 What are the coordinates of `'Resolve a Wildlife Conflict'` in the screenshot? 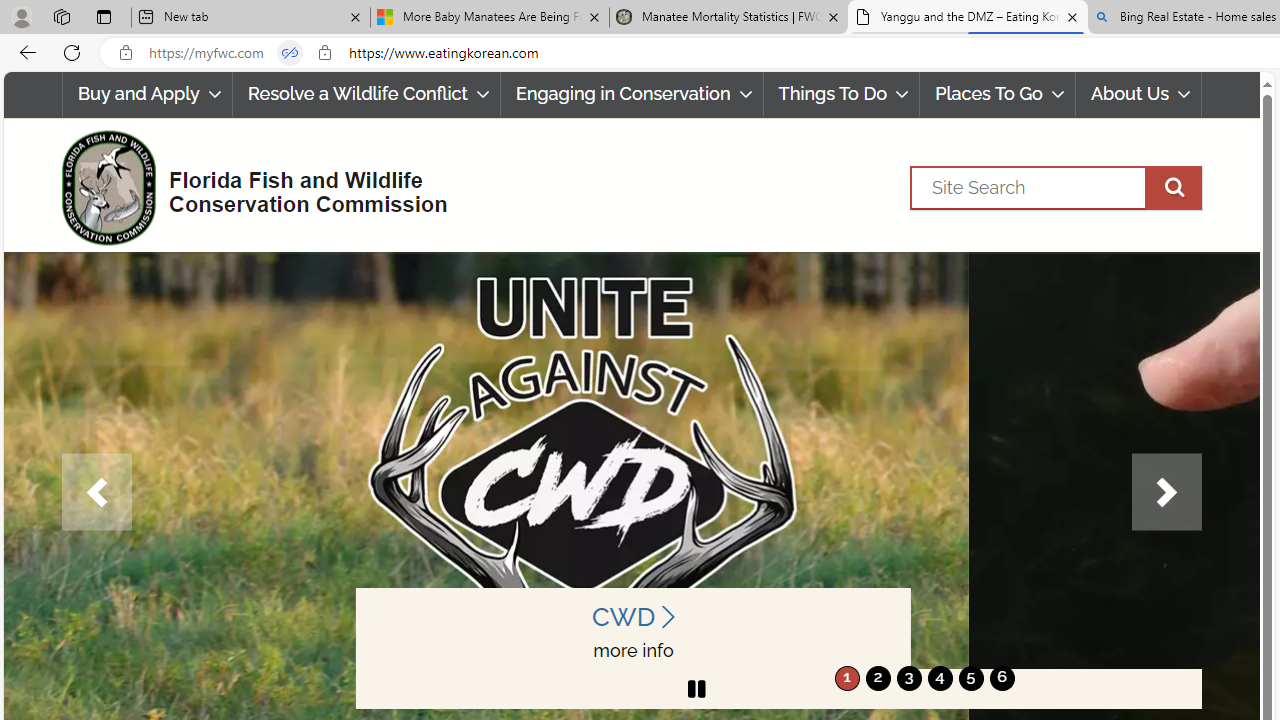 It's located at (366, 94).